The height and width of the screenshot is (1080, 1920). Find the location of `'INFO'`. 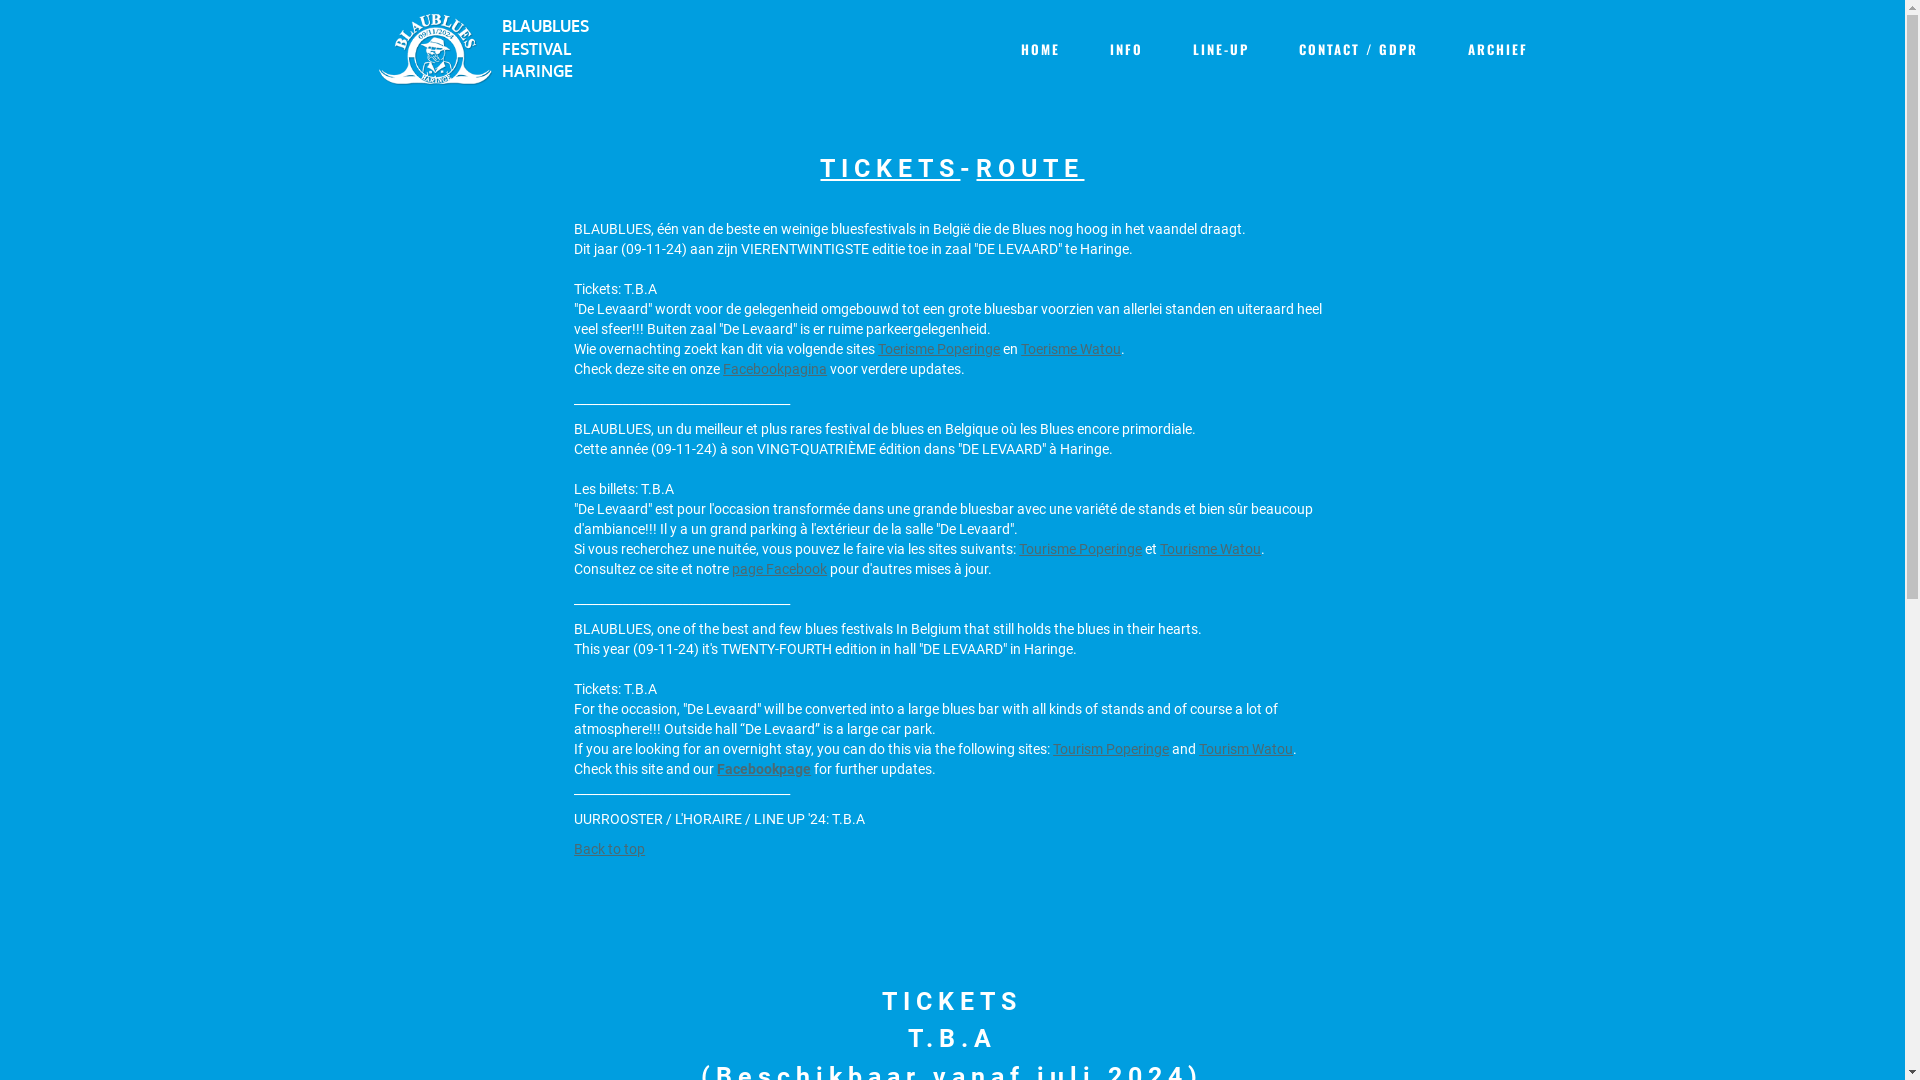

'INFO' is located at coordinates (1126, 48).